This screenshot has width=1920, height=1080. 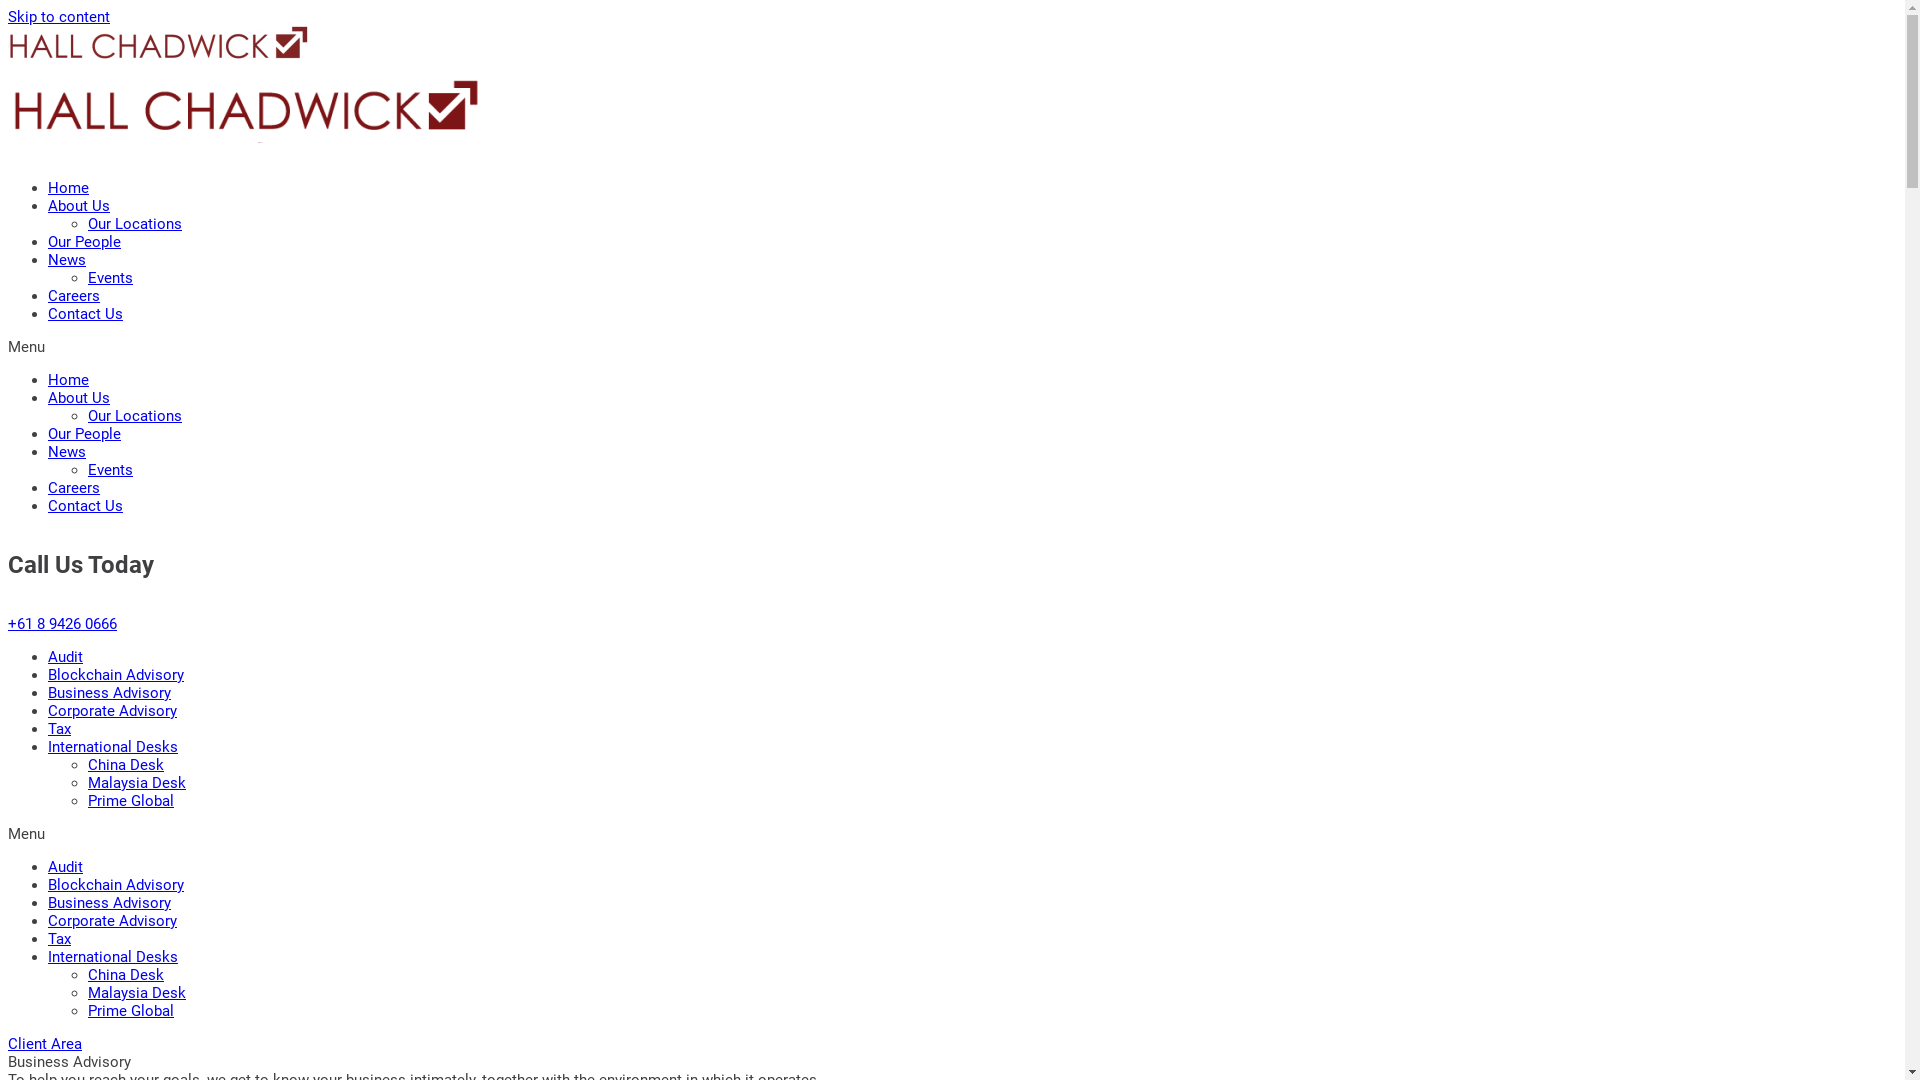 What do you see at coordinates (44, 1043) in the screenshot?
I see `'Client Area'` at bounding box center [44, 1043].